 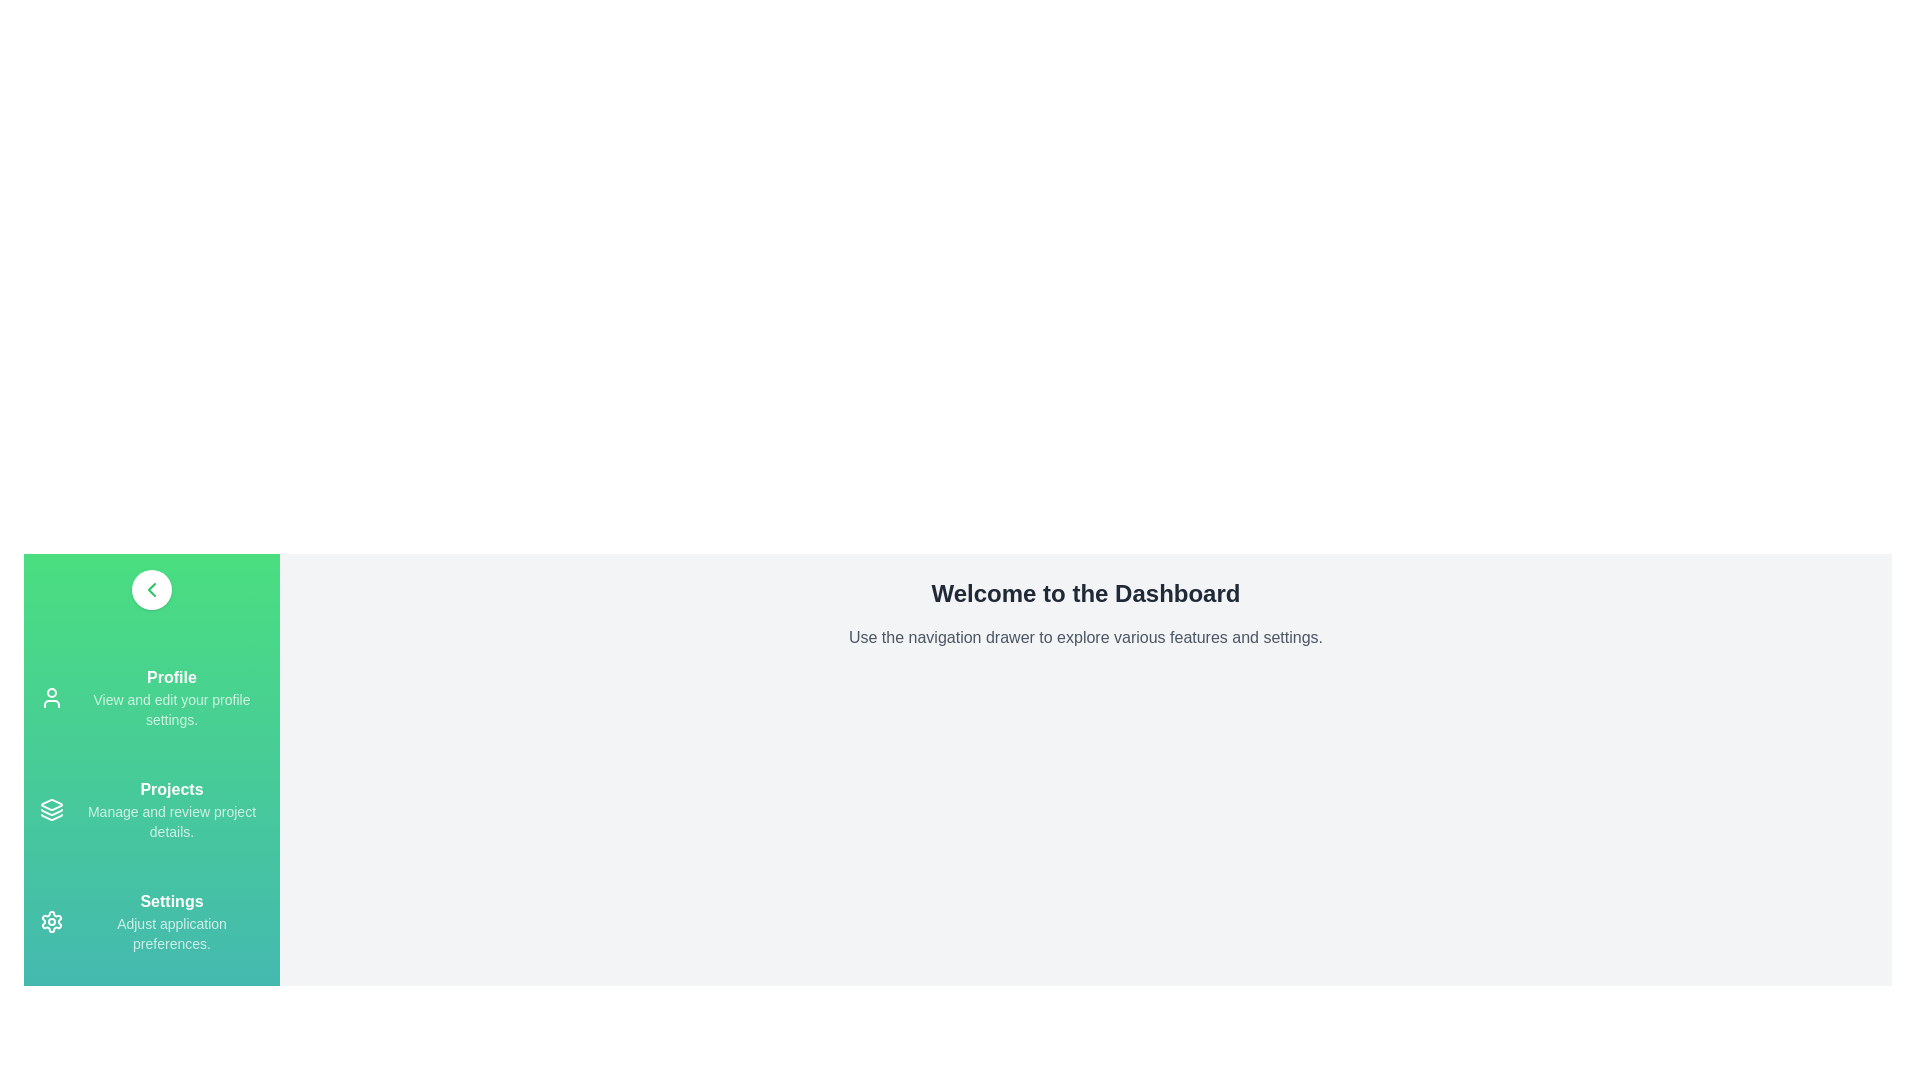 What do you see at coordinates (151, 697) in the screenshot?
I see `the menu item Profile from the navigation drawer` at bounding box center [151, 697].